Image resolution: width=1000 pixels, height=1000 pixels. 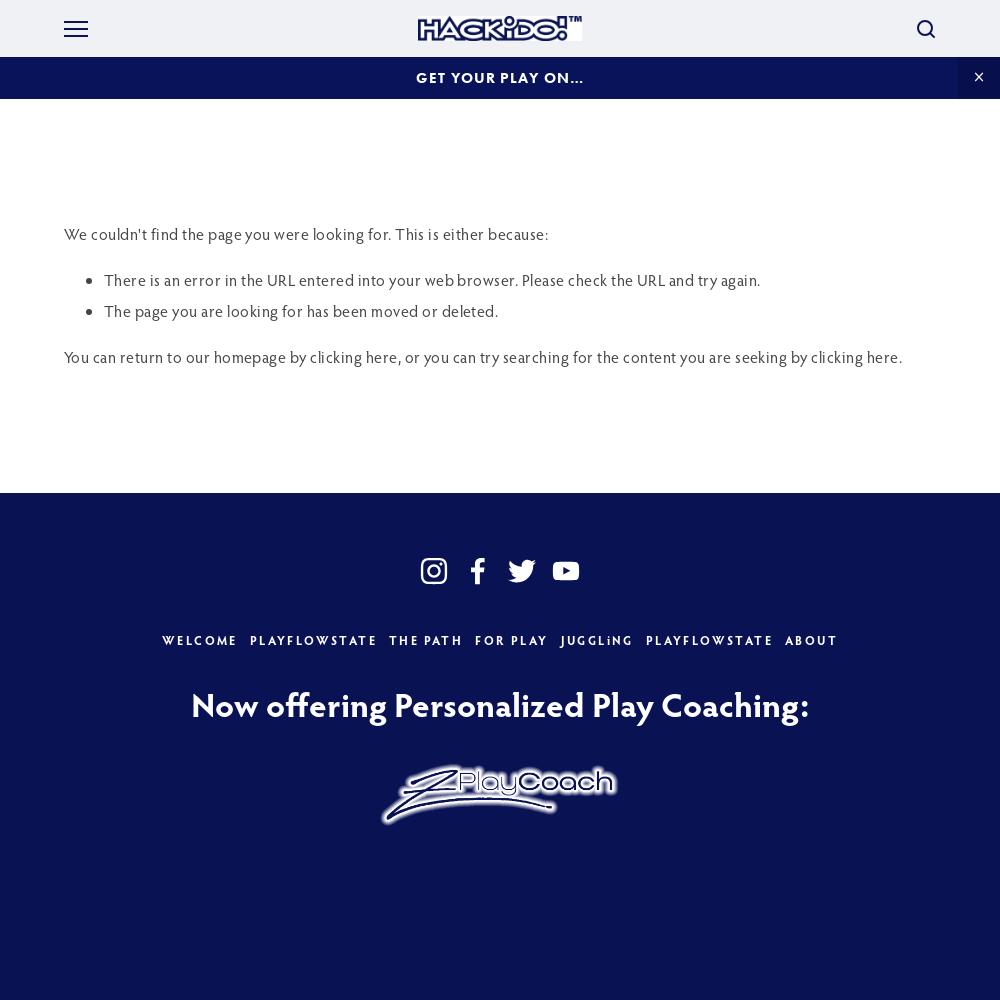 I want to click on 'JUGGLiNG', so click(x=560, y=639).